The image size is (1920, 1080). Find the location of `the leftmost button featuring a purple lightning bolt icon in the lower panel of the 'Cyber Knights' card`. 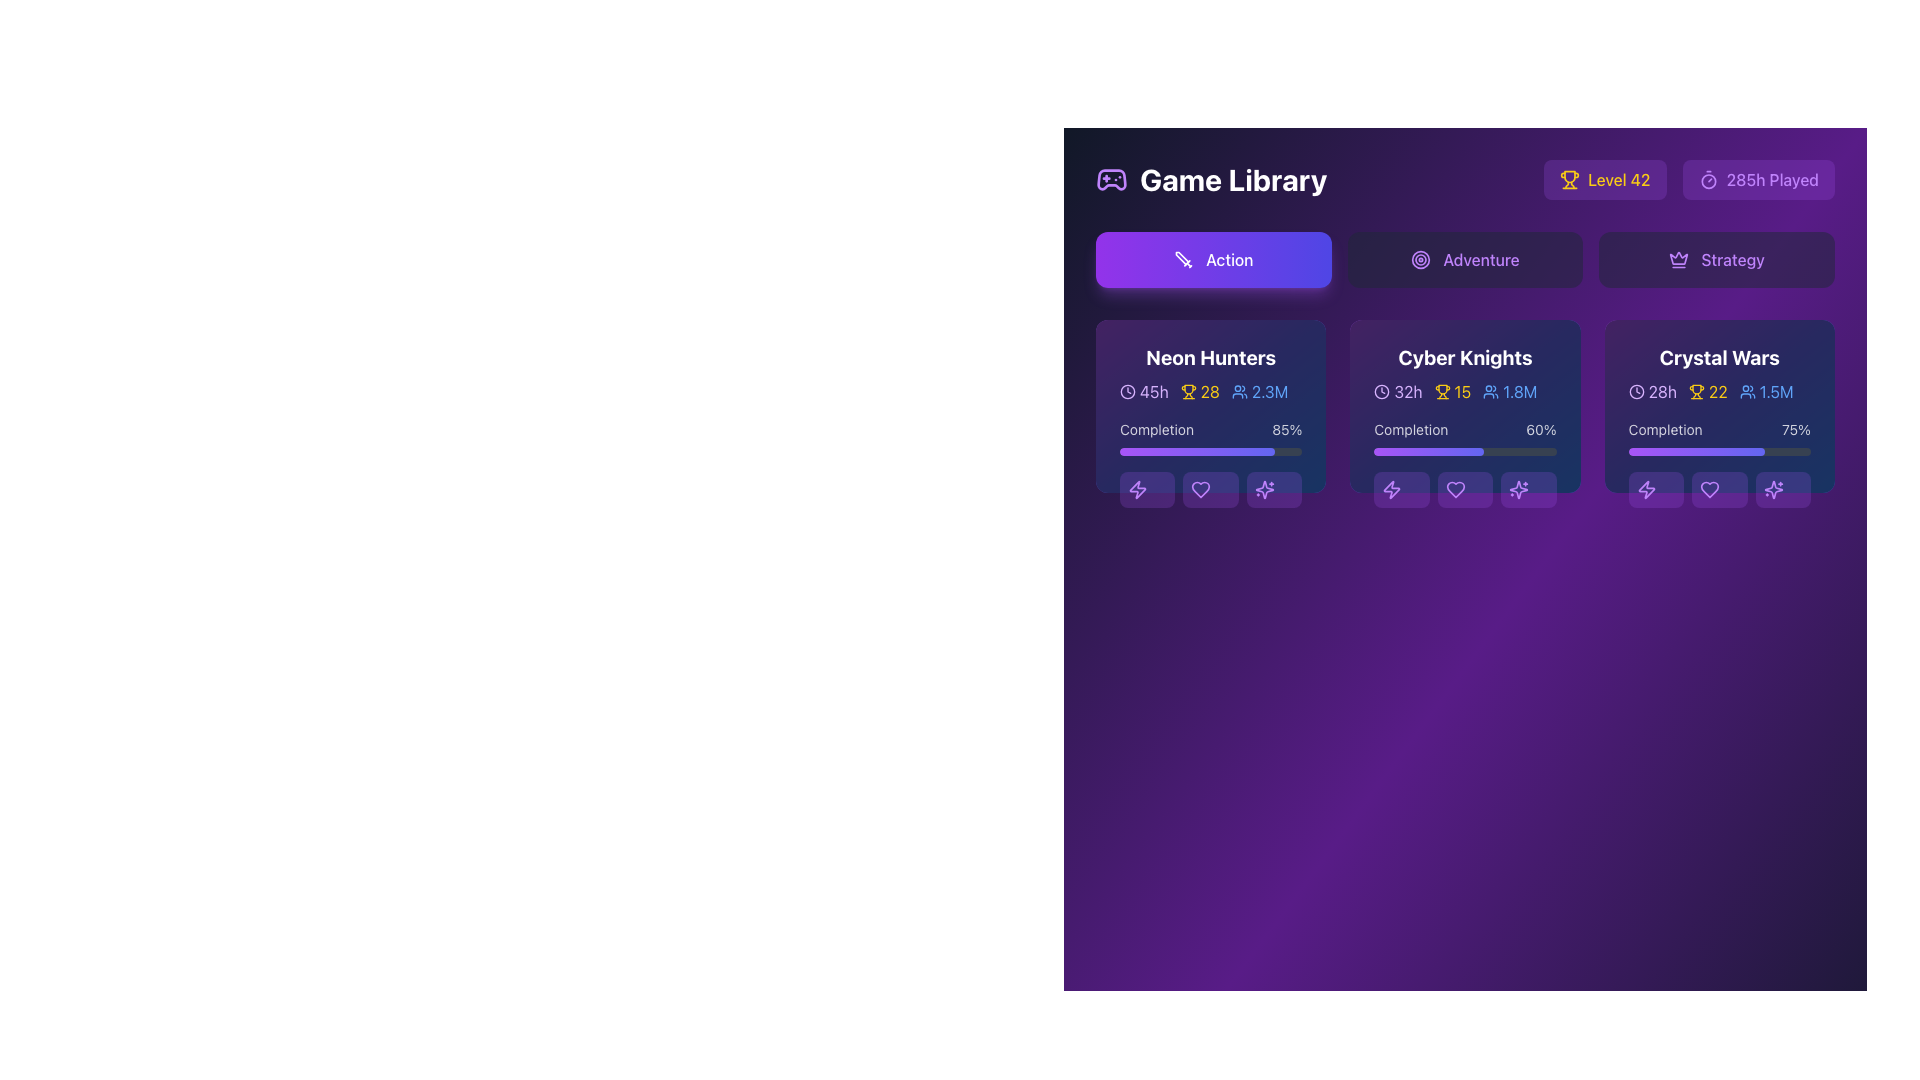

the leftmost button featuring a purple lightning bolt icon in the lower panel of the 'Cyber Knights' card is located at coordinates (1391, 489).